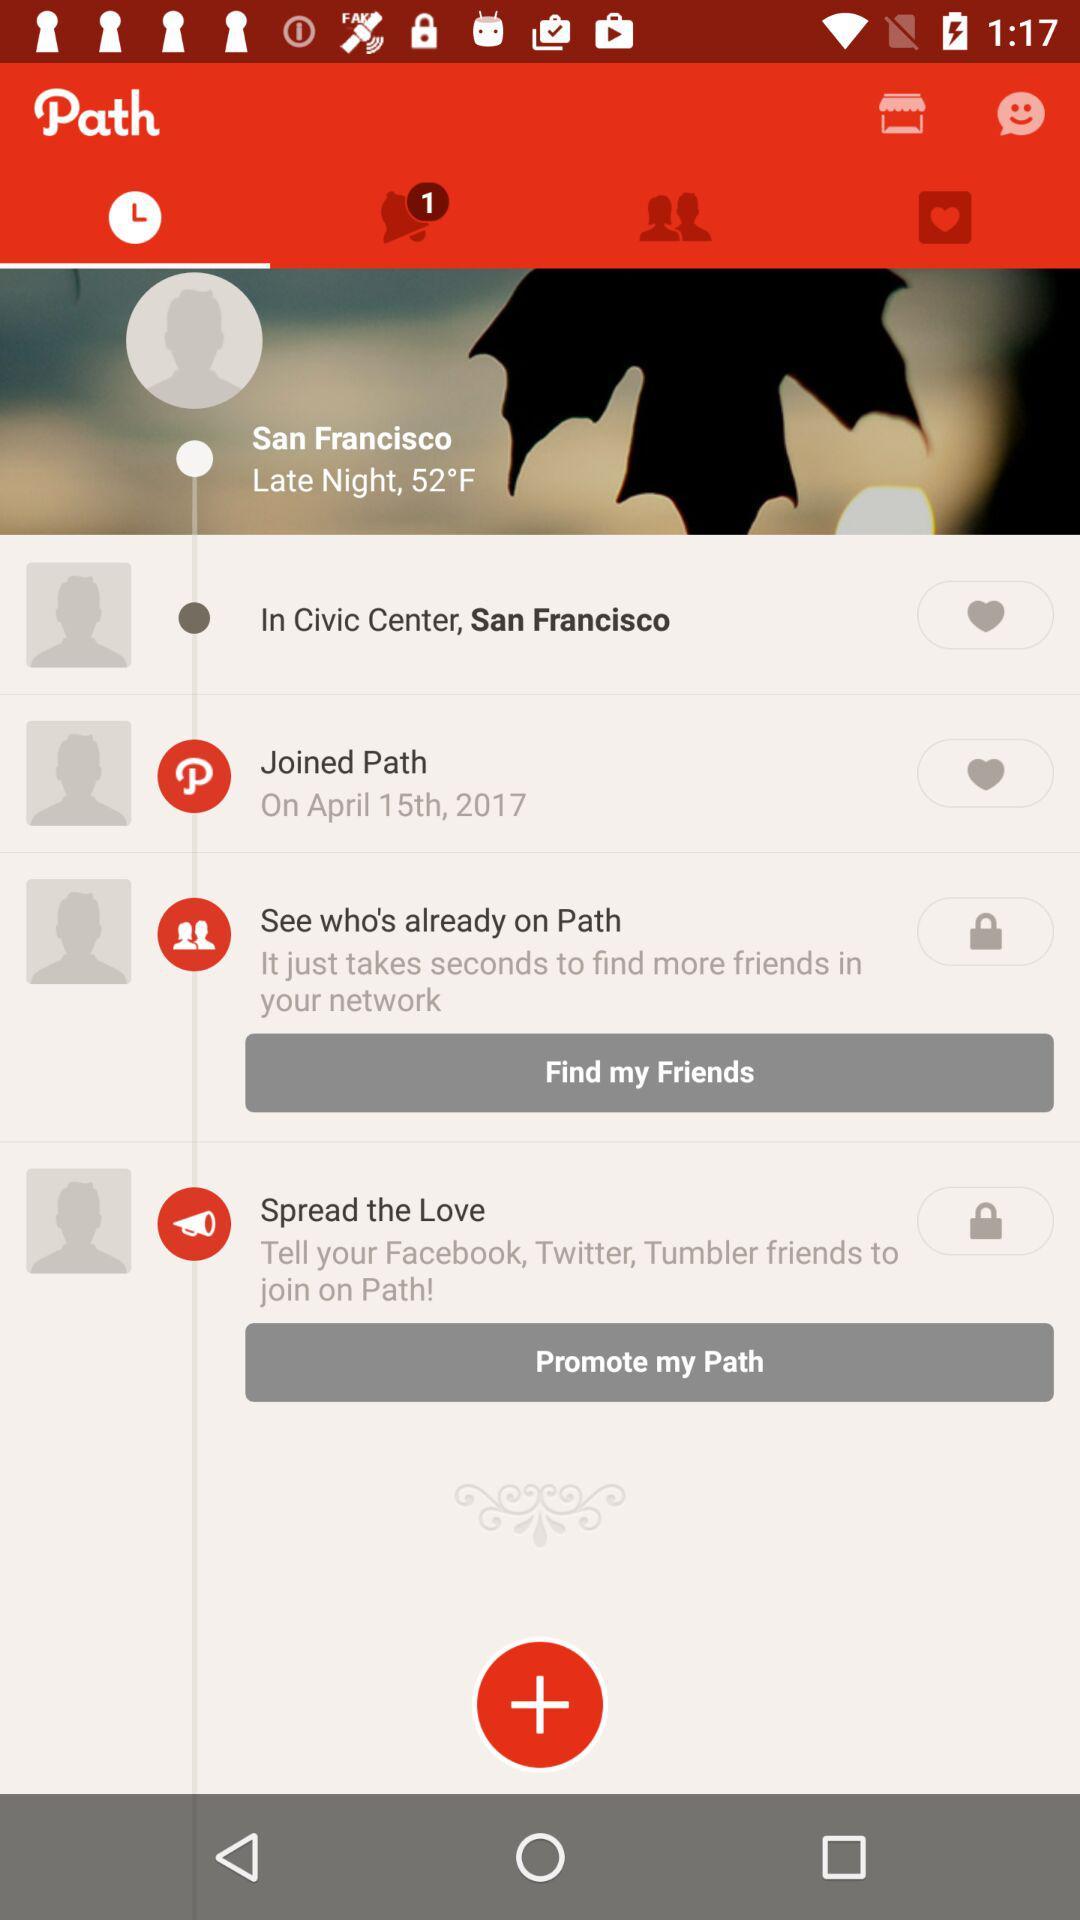  I want to click on second lock button from top, so click(984, 1219).